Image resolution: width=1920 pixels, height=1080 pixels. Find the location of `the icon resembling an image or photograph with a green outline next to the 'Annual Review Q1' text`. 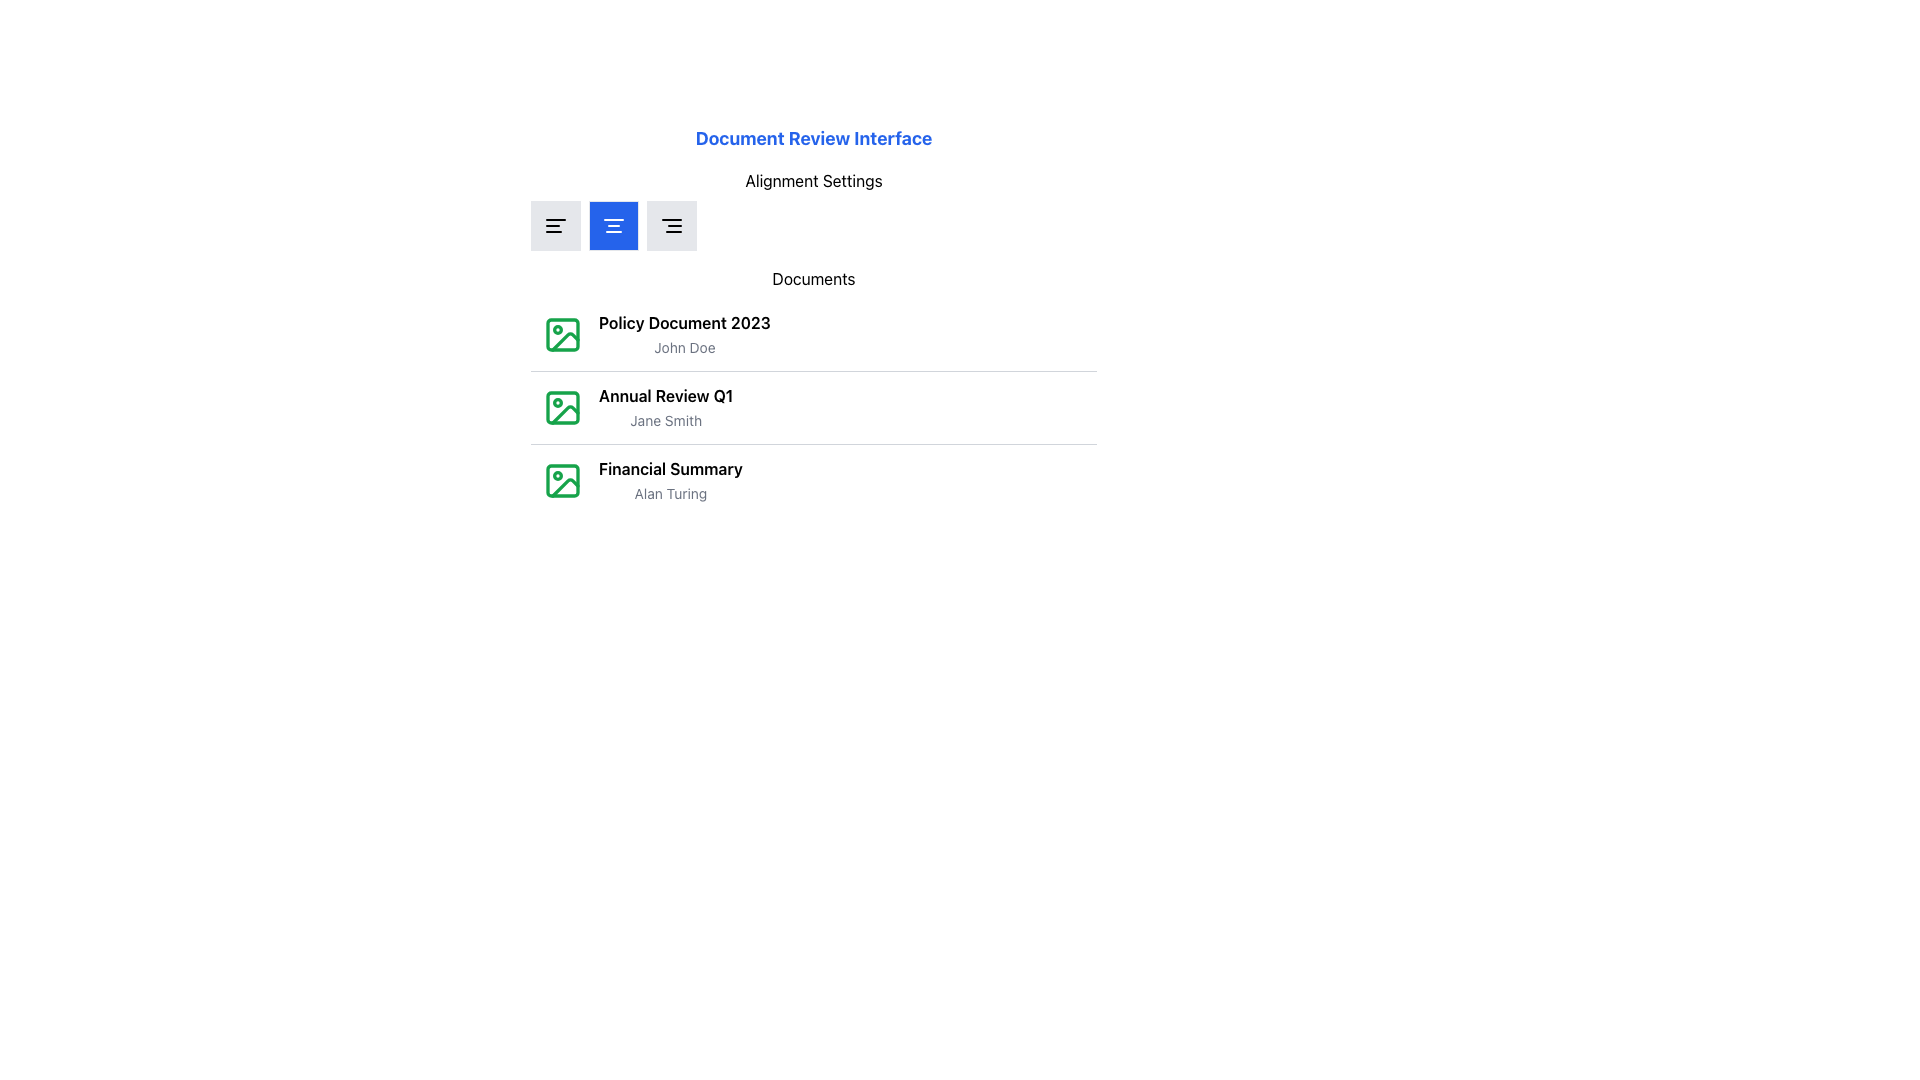

the icon resembling an image or photograph with a green outline next to the 'Annual Review Q1' text is located at coordinates (561, 407).